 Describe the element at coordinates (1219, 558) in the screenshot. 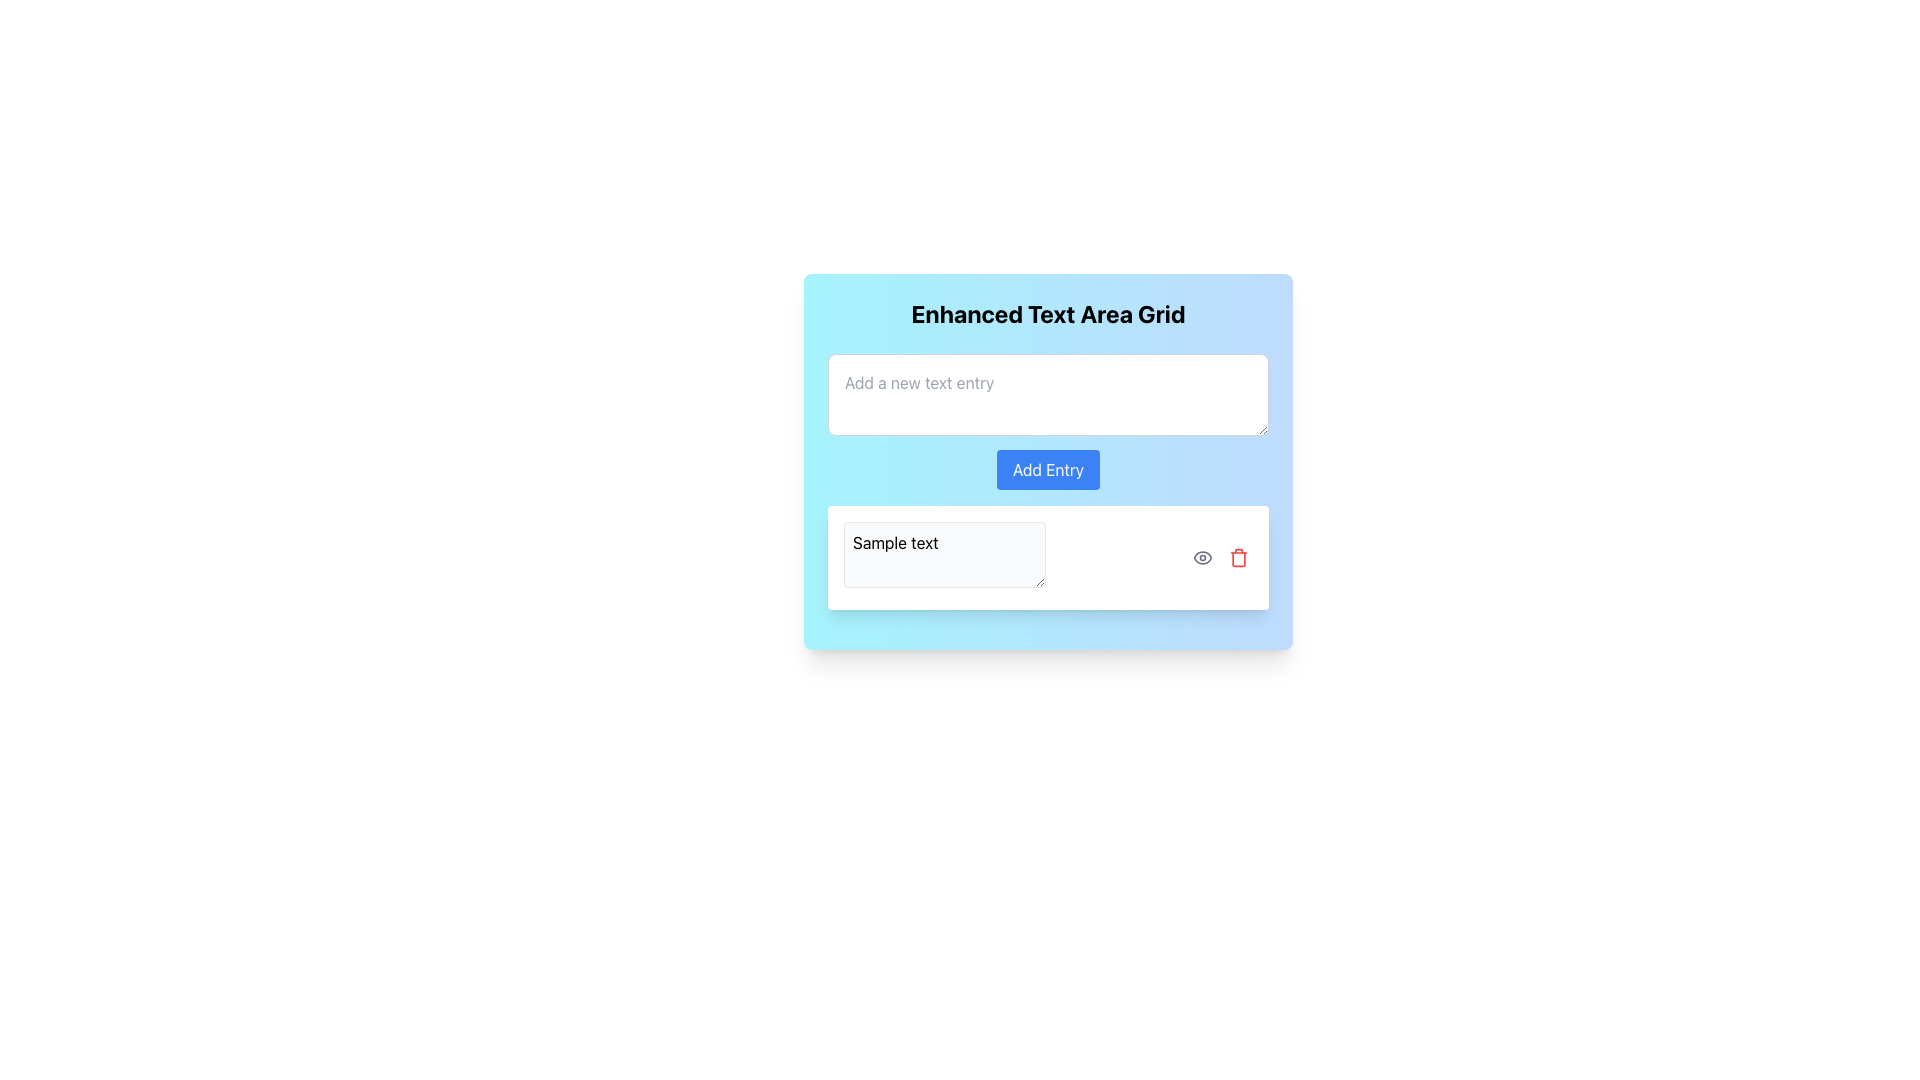

I see `the trash icon on the right side of the composite UI element containing two buttons for deleting the associated text entry` at that location.